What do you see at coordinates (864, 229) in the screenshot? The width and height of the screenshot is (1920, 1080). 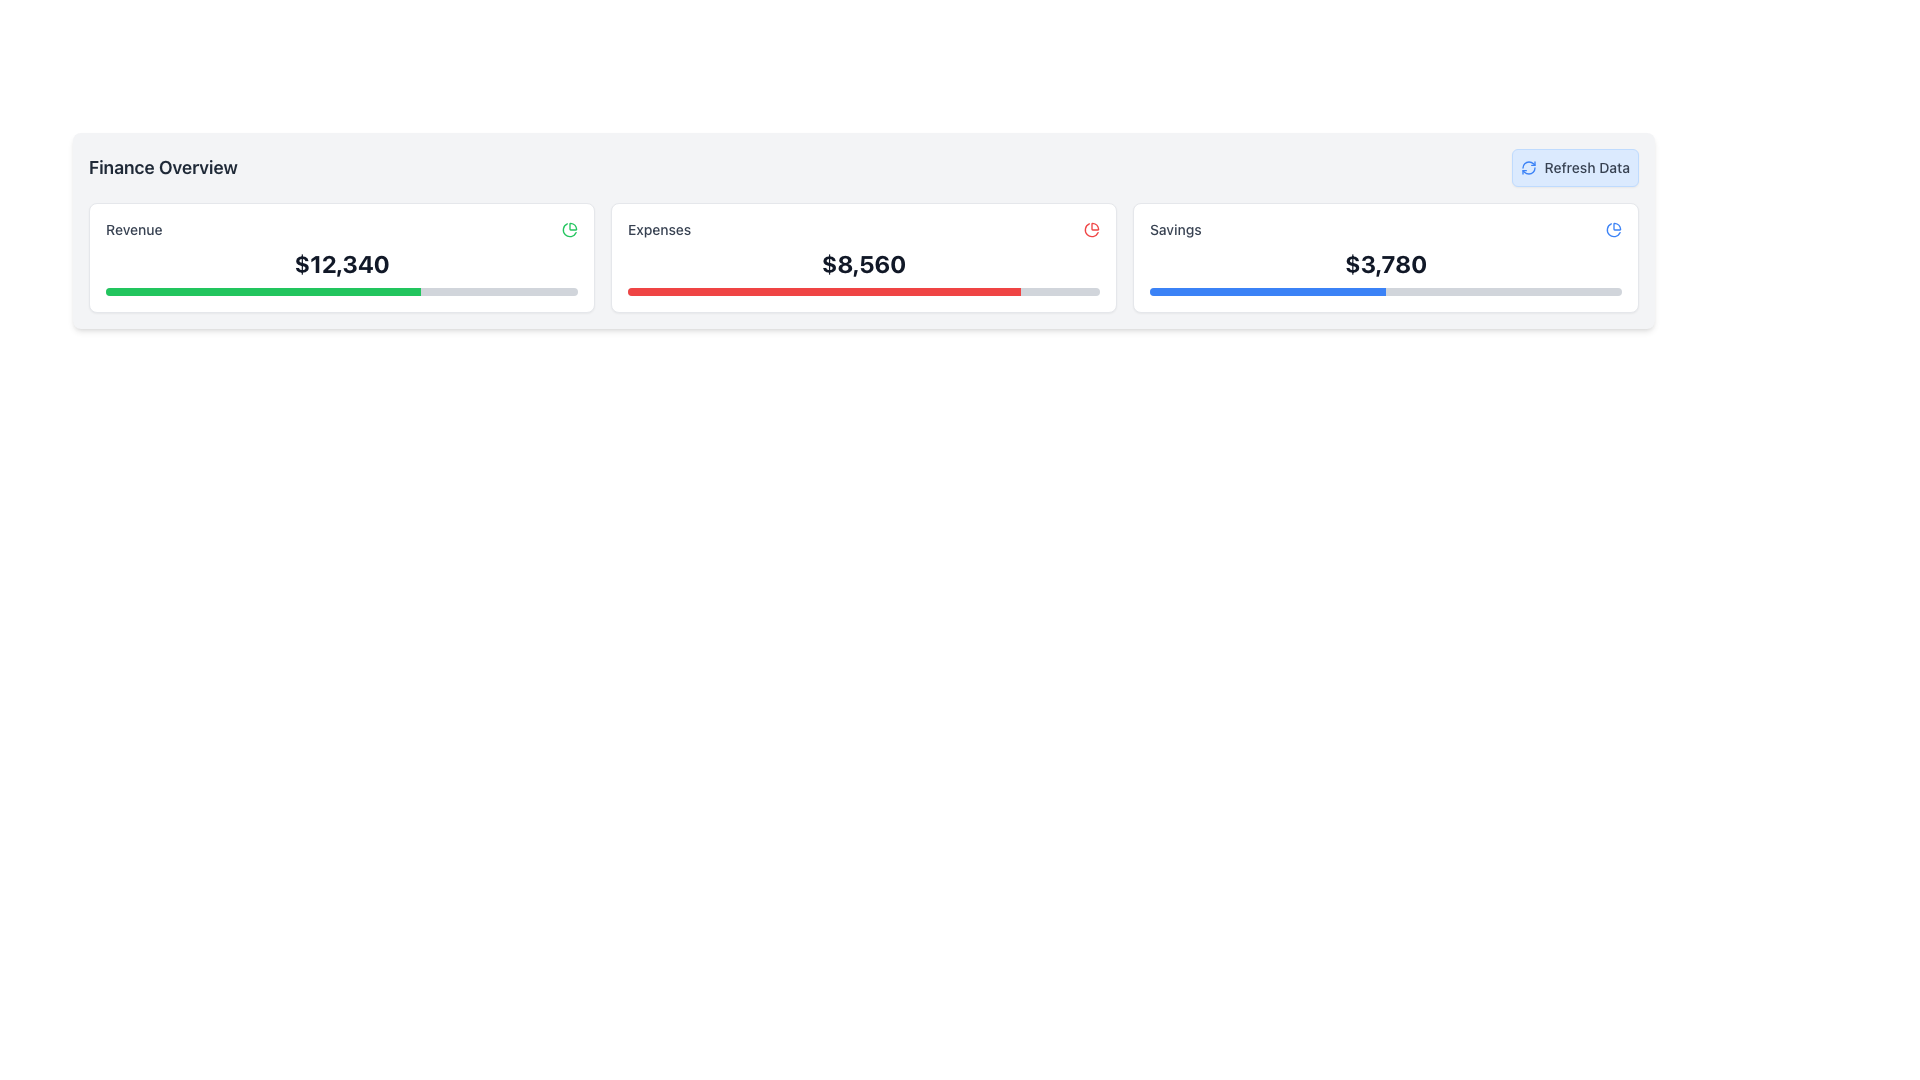 I see `the label icon indicating the financial metric at the top center of the second card, above the '$8,560' text and horizontal bar graph` at bounding box center [864, 229].